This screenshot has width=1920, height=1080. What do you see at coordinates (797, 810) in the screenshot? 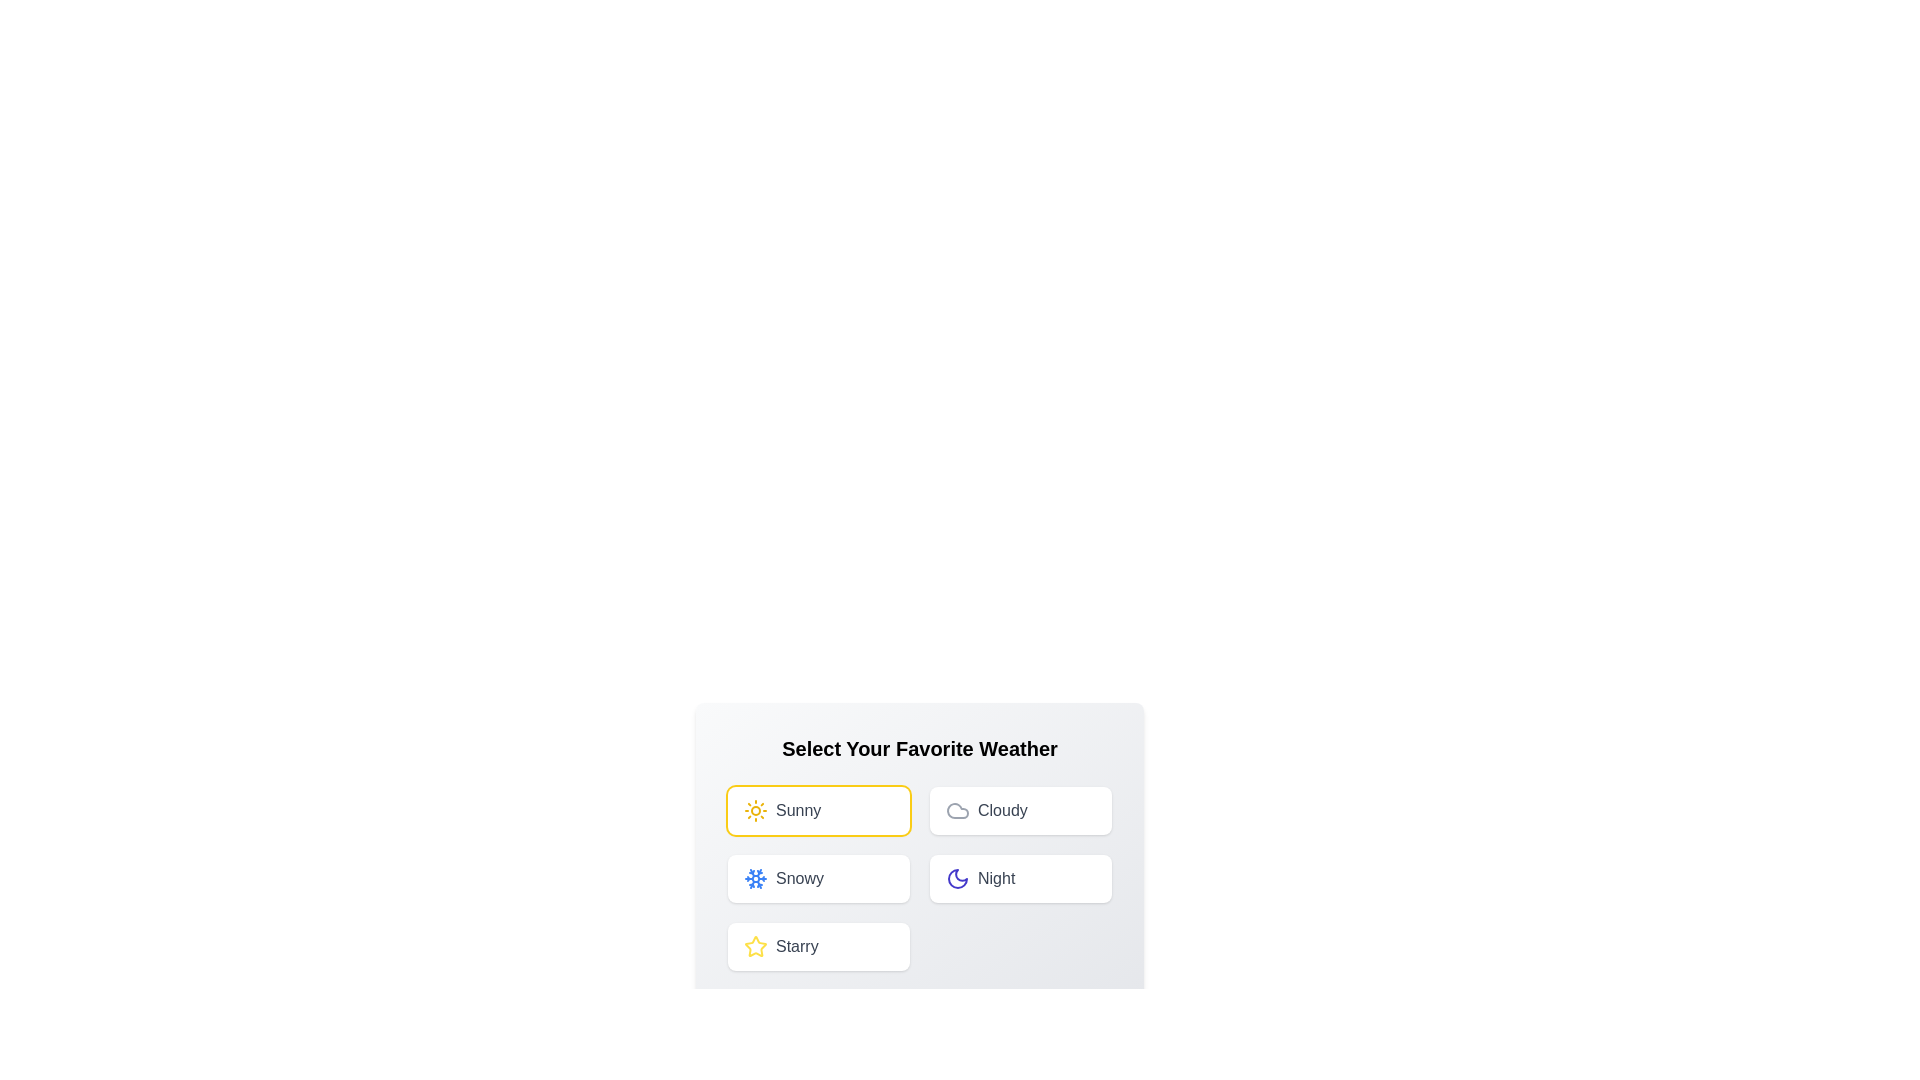
I see `the text label displaying 'Sunny', which is positioned within a rectangular selection box in the top-left quadrant of the layout under the heading 'Select Your Favorite Weather'` at bounding box center [797, 810].